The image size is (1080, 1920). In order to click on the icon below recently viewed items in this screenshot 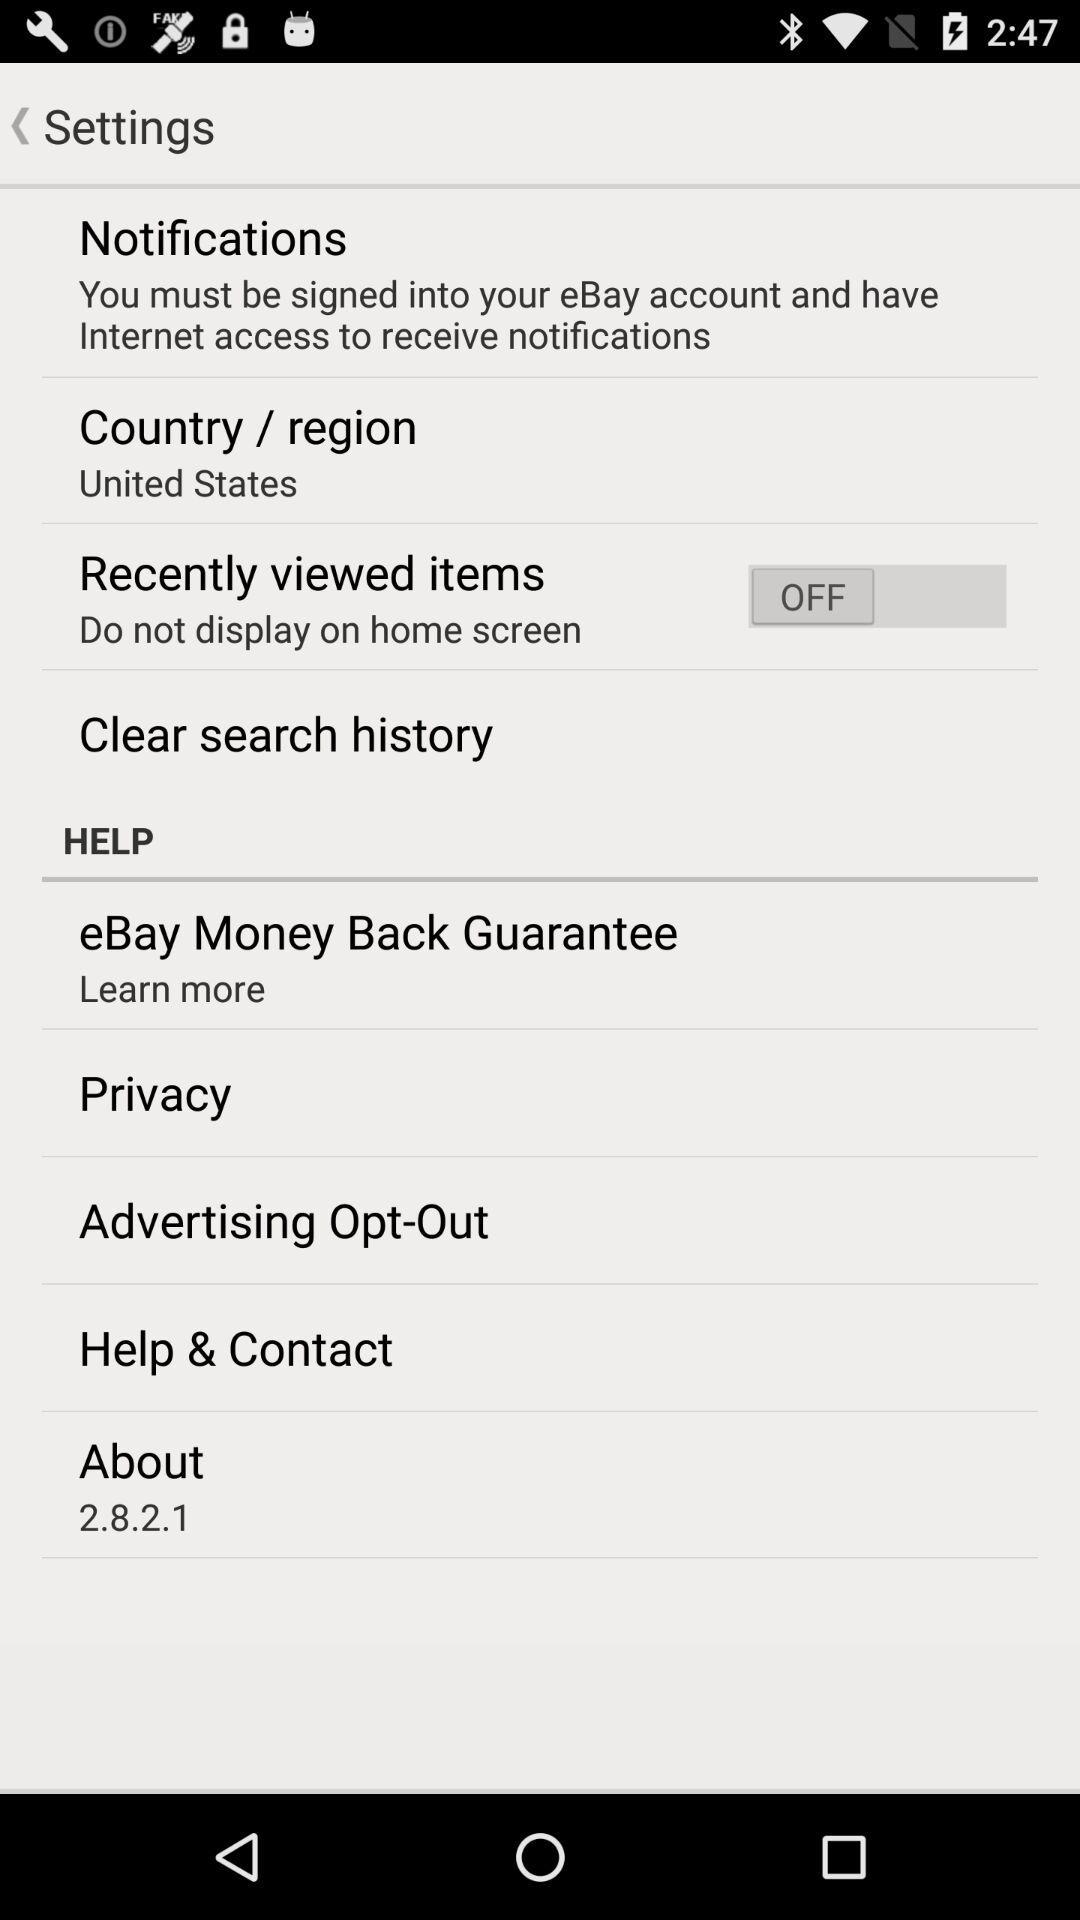, I will do `click(329, 627)`.